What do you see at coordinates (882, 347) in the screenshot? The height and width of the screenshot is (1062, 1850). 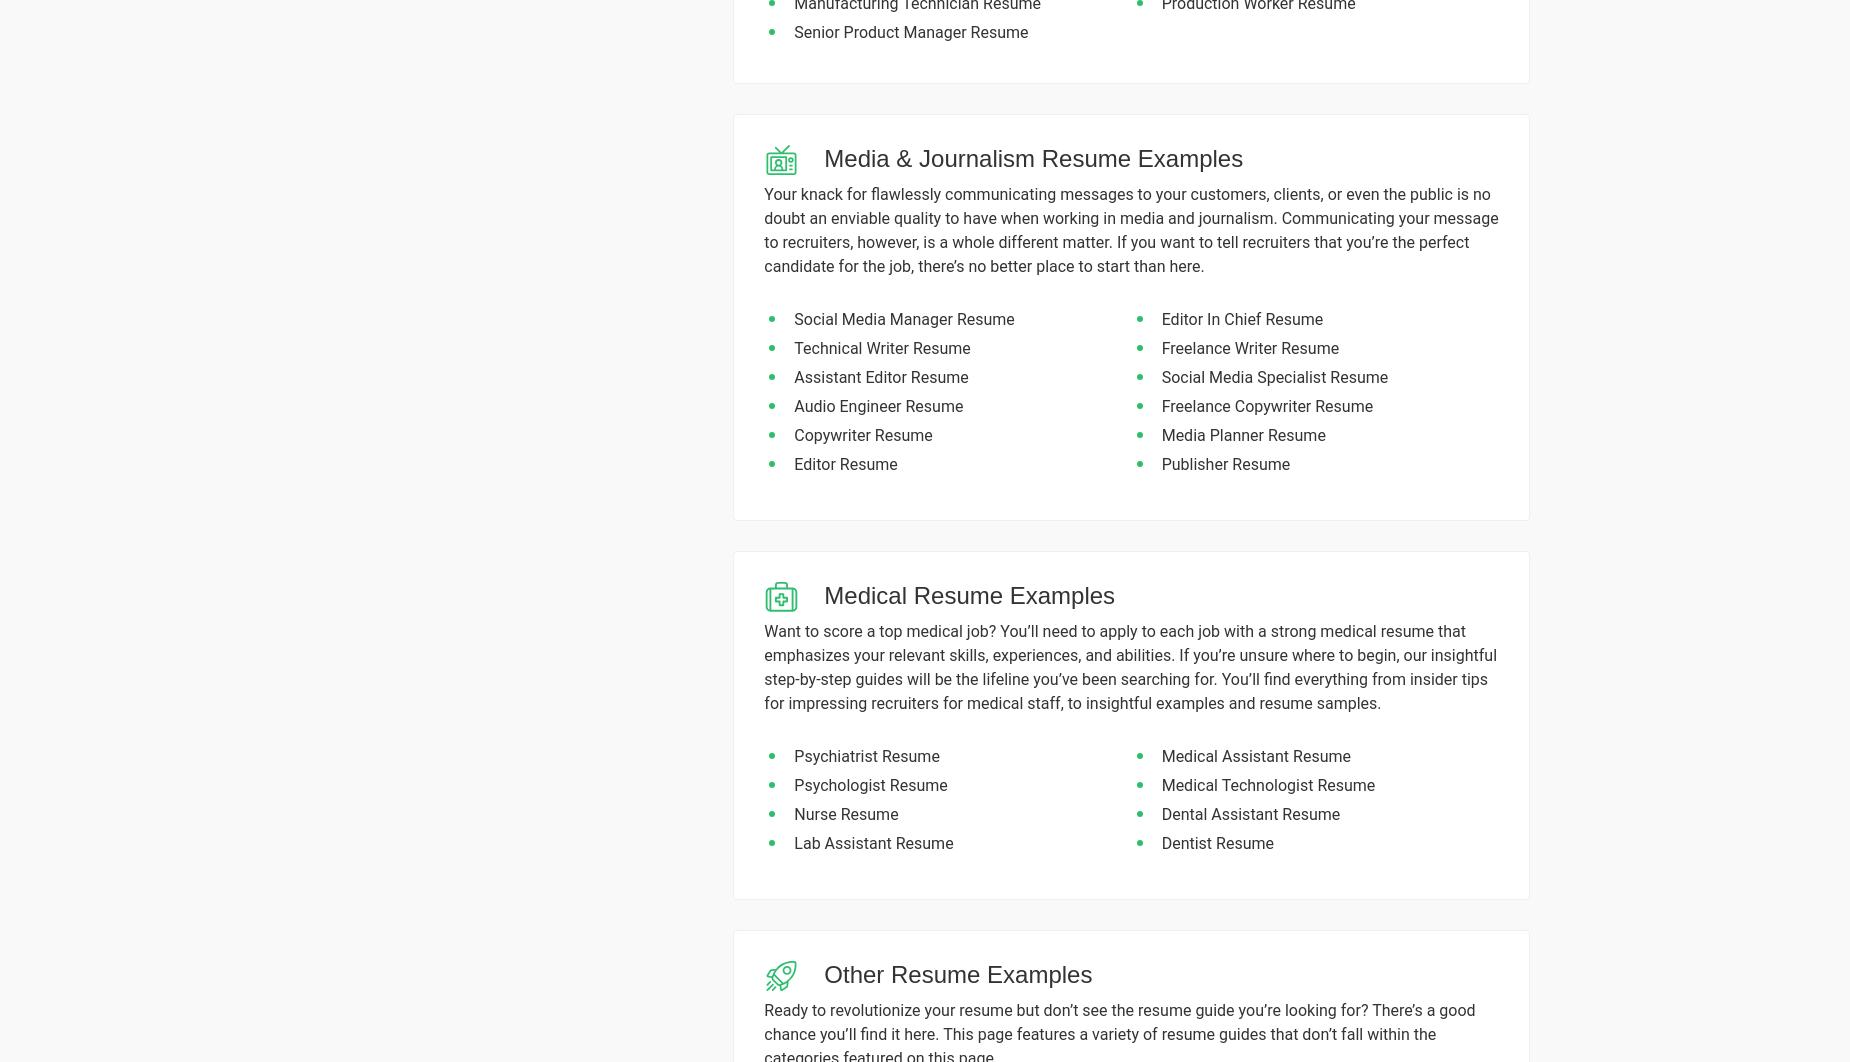 I see `'Technical Writer Resume'` at bounding box center [882, 347].